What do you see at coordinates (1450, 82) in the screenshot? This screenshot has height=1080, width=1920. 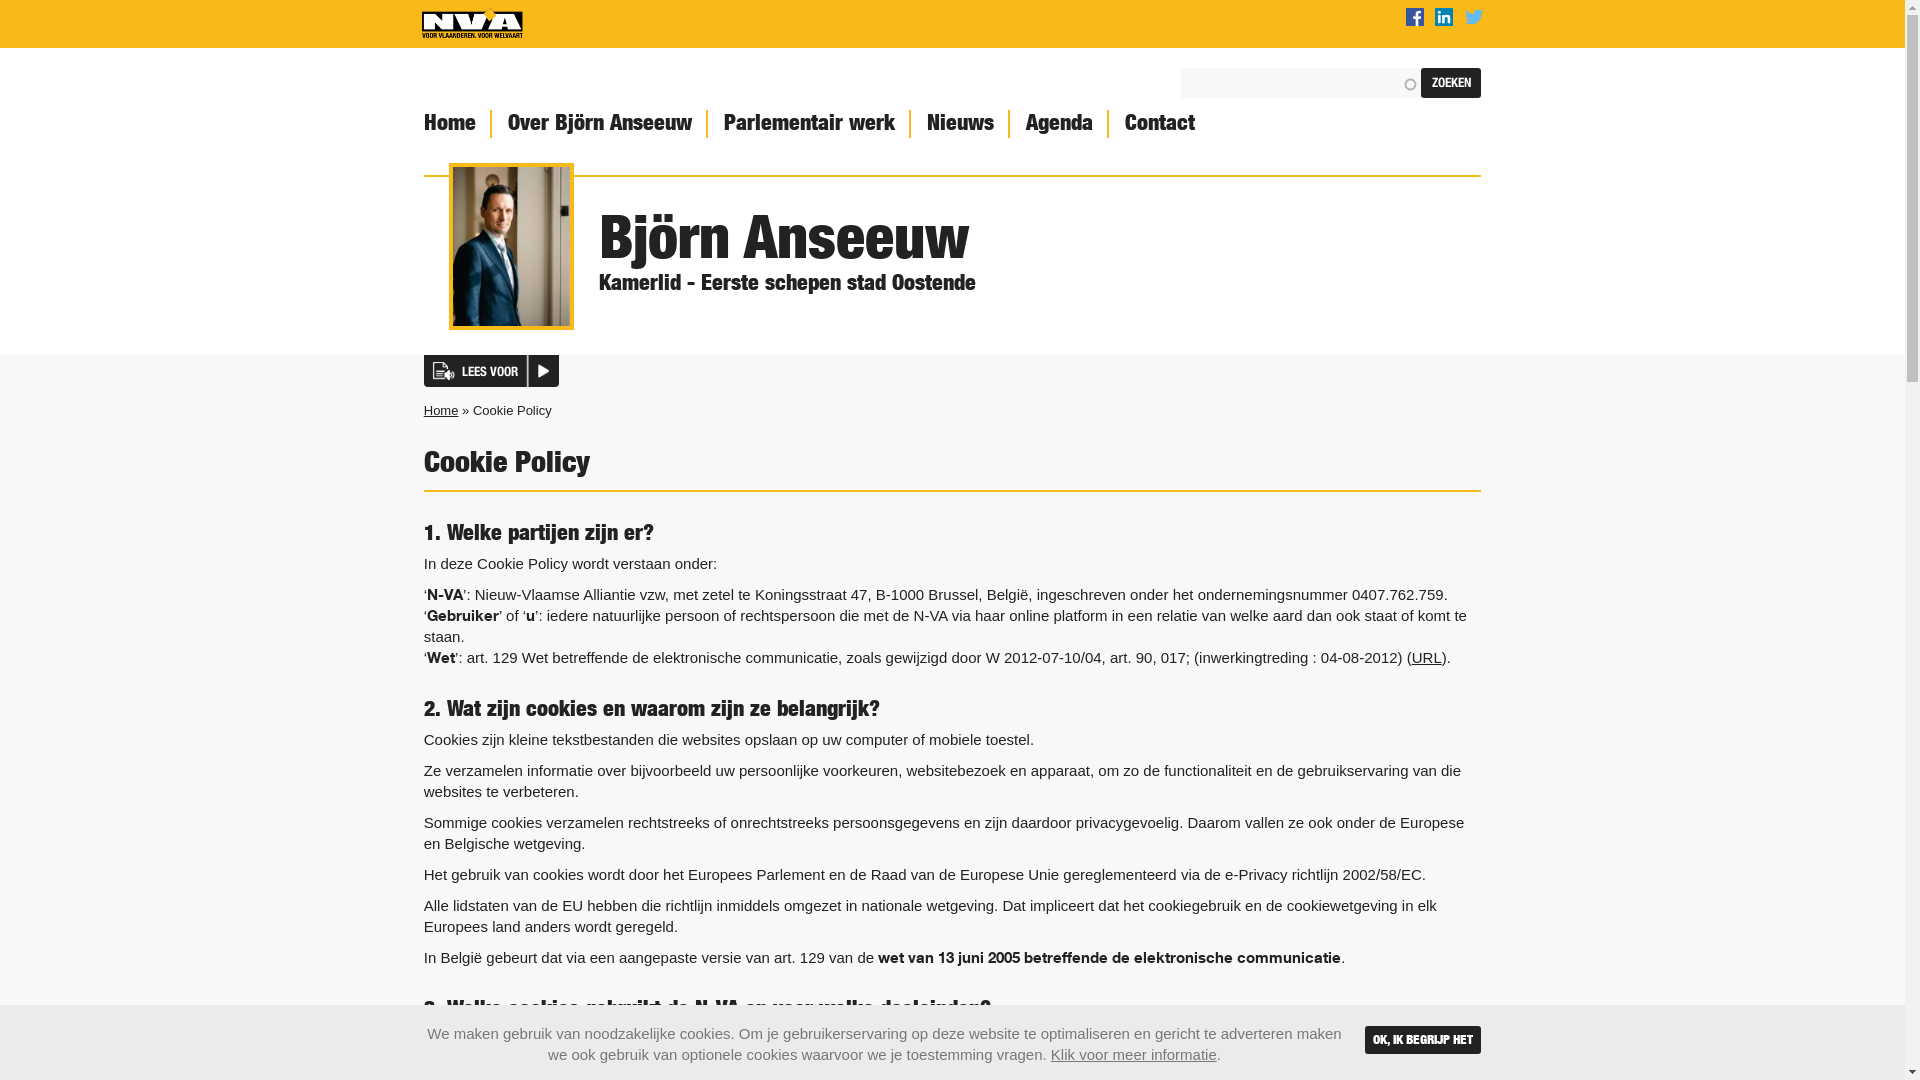 I see `'Zoeken'` at bounding box center [1450, 82].